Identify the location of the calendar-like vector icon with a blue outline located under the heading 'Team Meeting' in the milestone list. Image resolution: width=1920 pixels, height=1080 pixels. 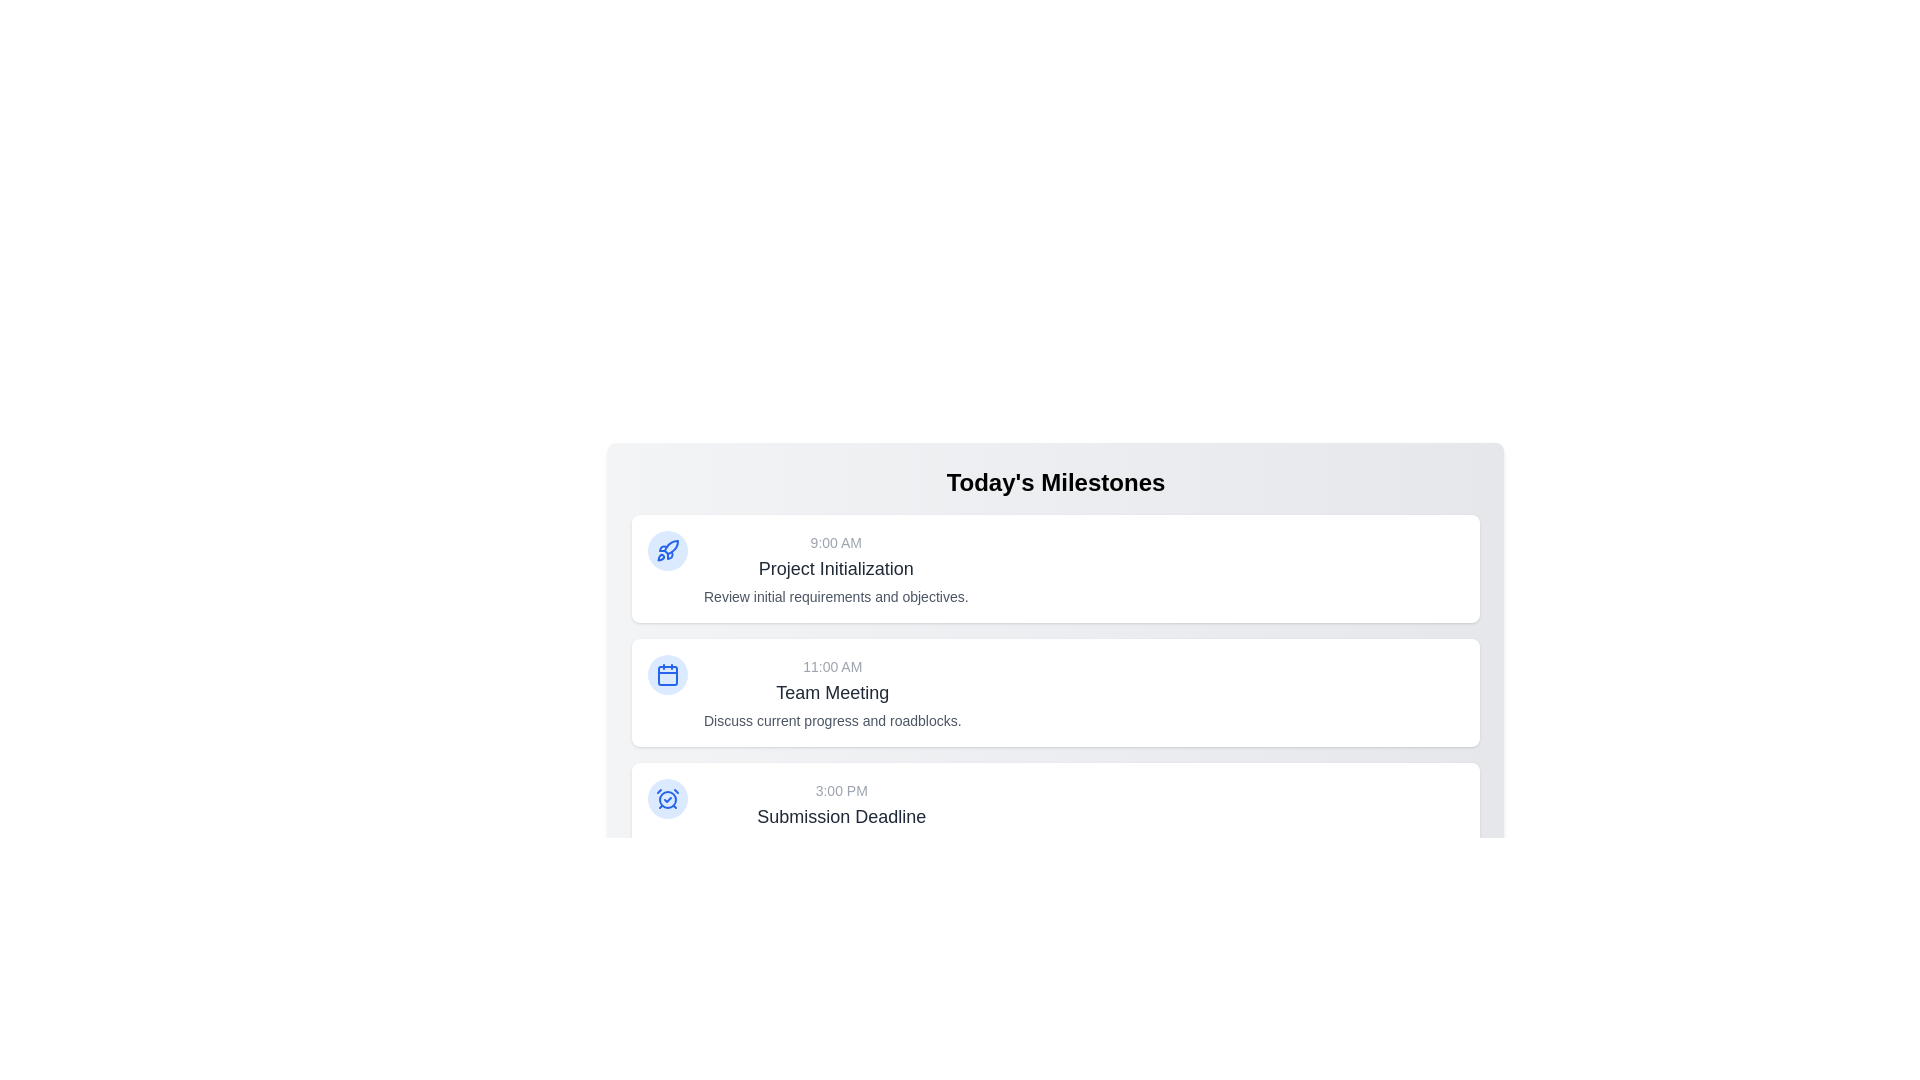
(667, 675).